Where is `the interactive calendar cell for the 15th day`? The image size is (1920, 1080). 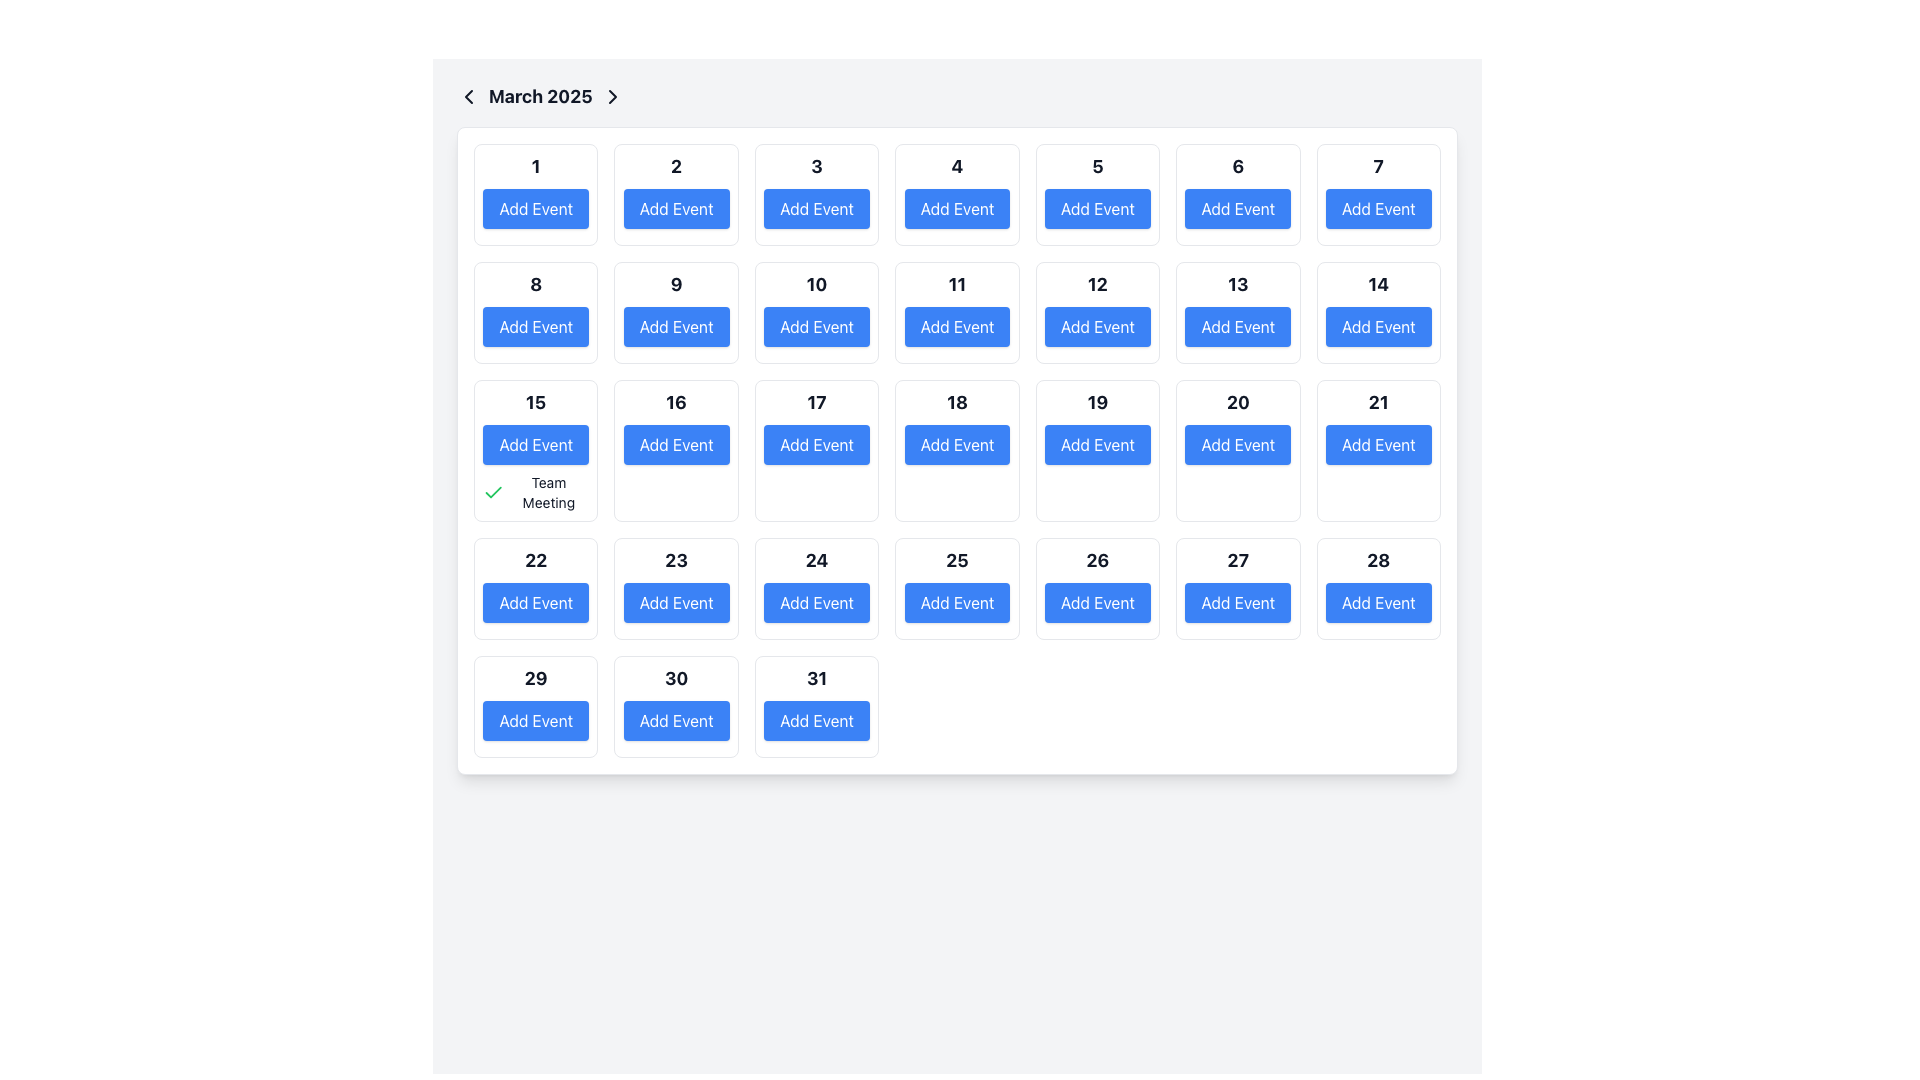
the interactive calendar cell for the 15th day is located at coordinates (536, 451).